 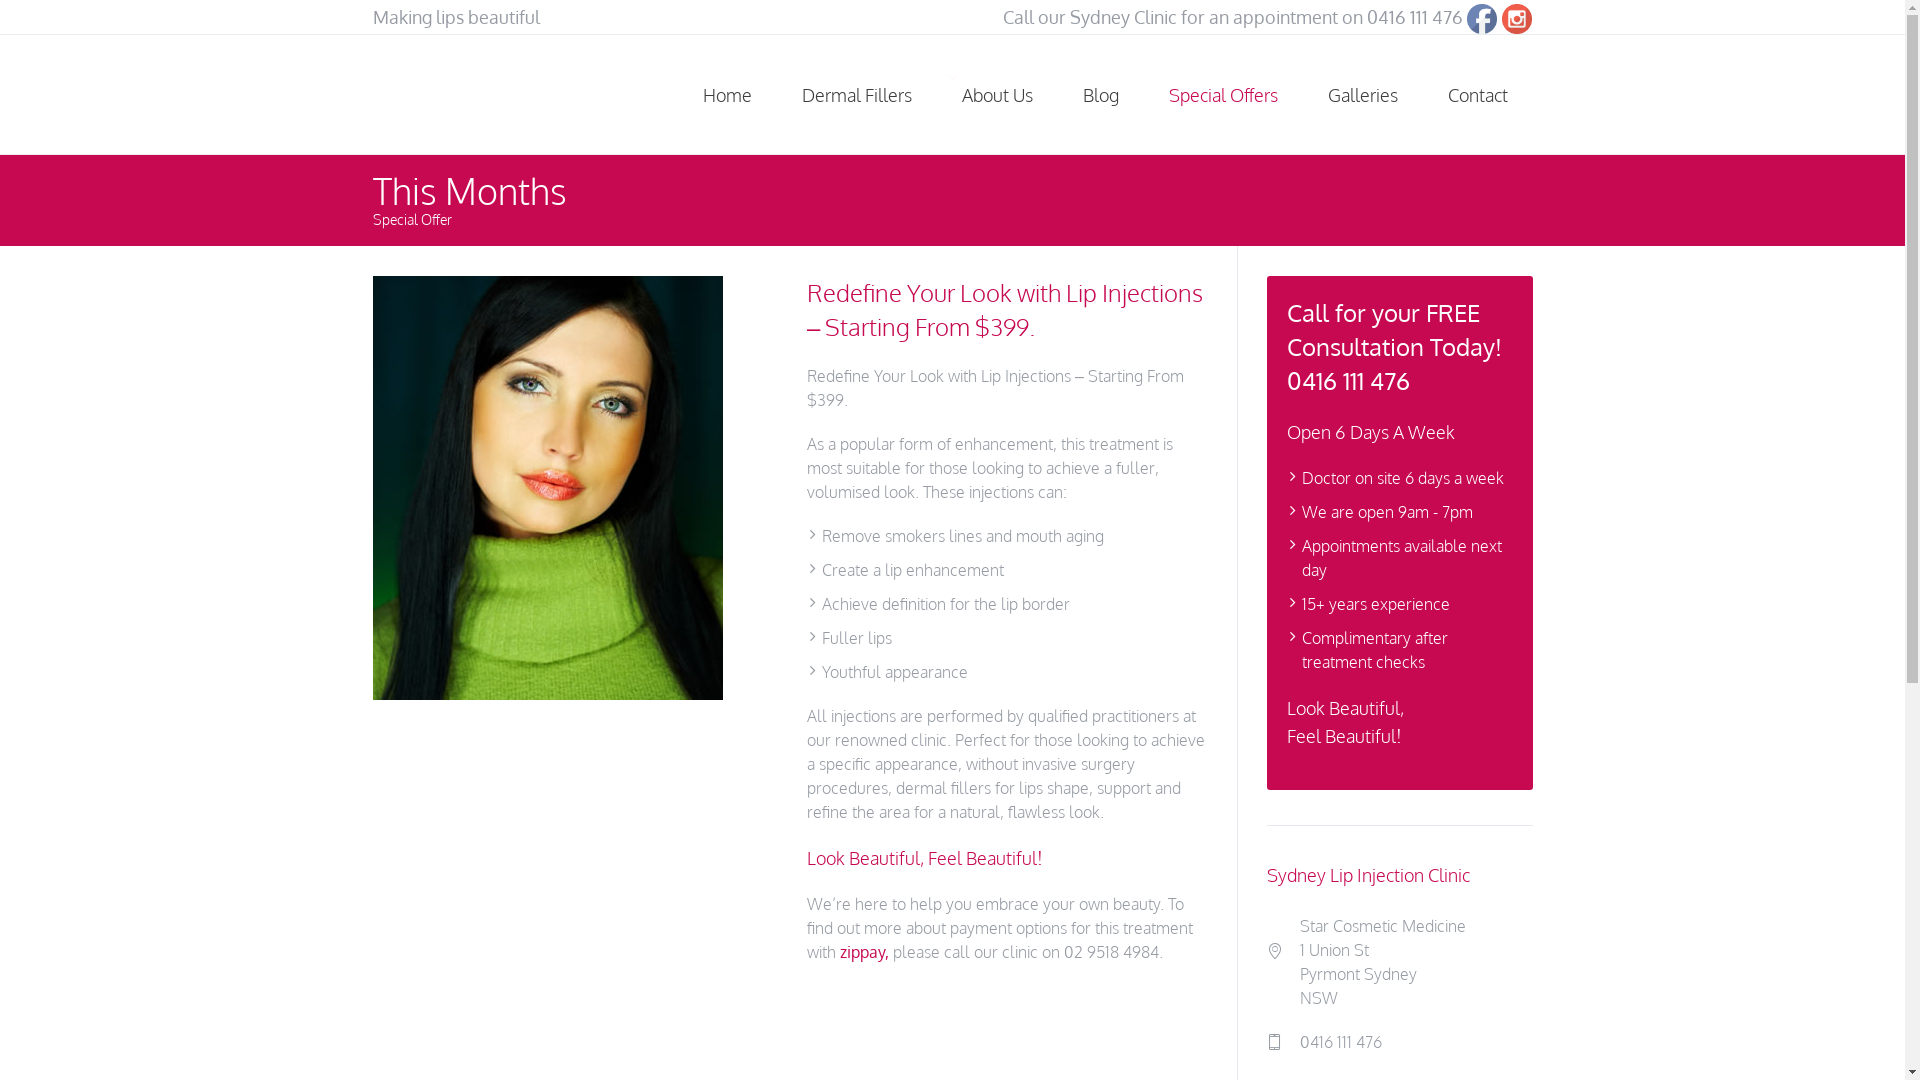 I want to click on 'zippay,', so click(x=864, y=951).